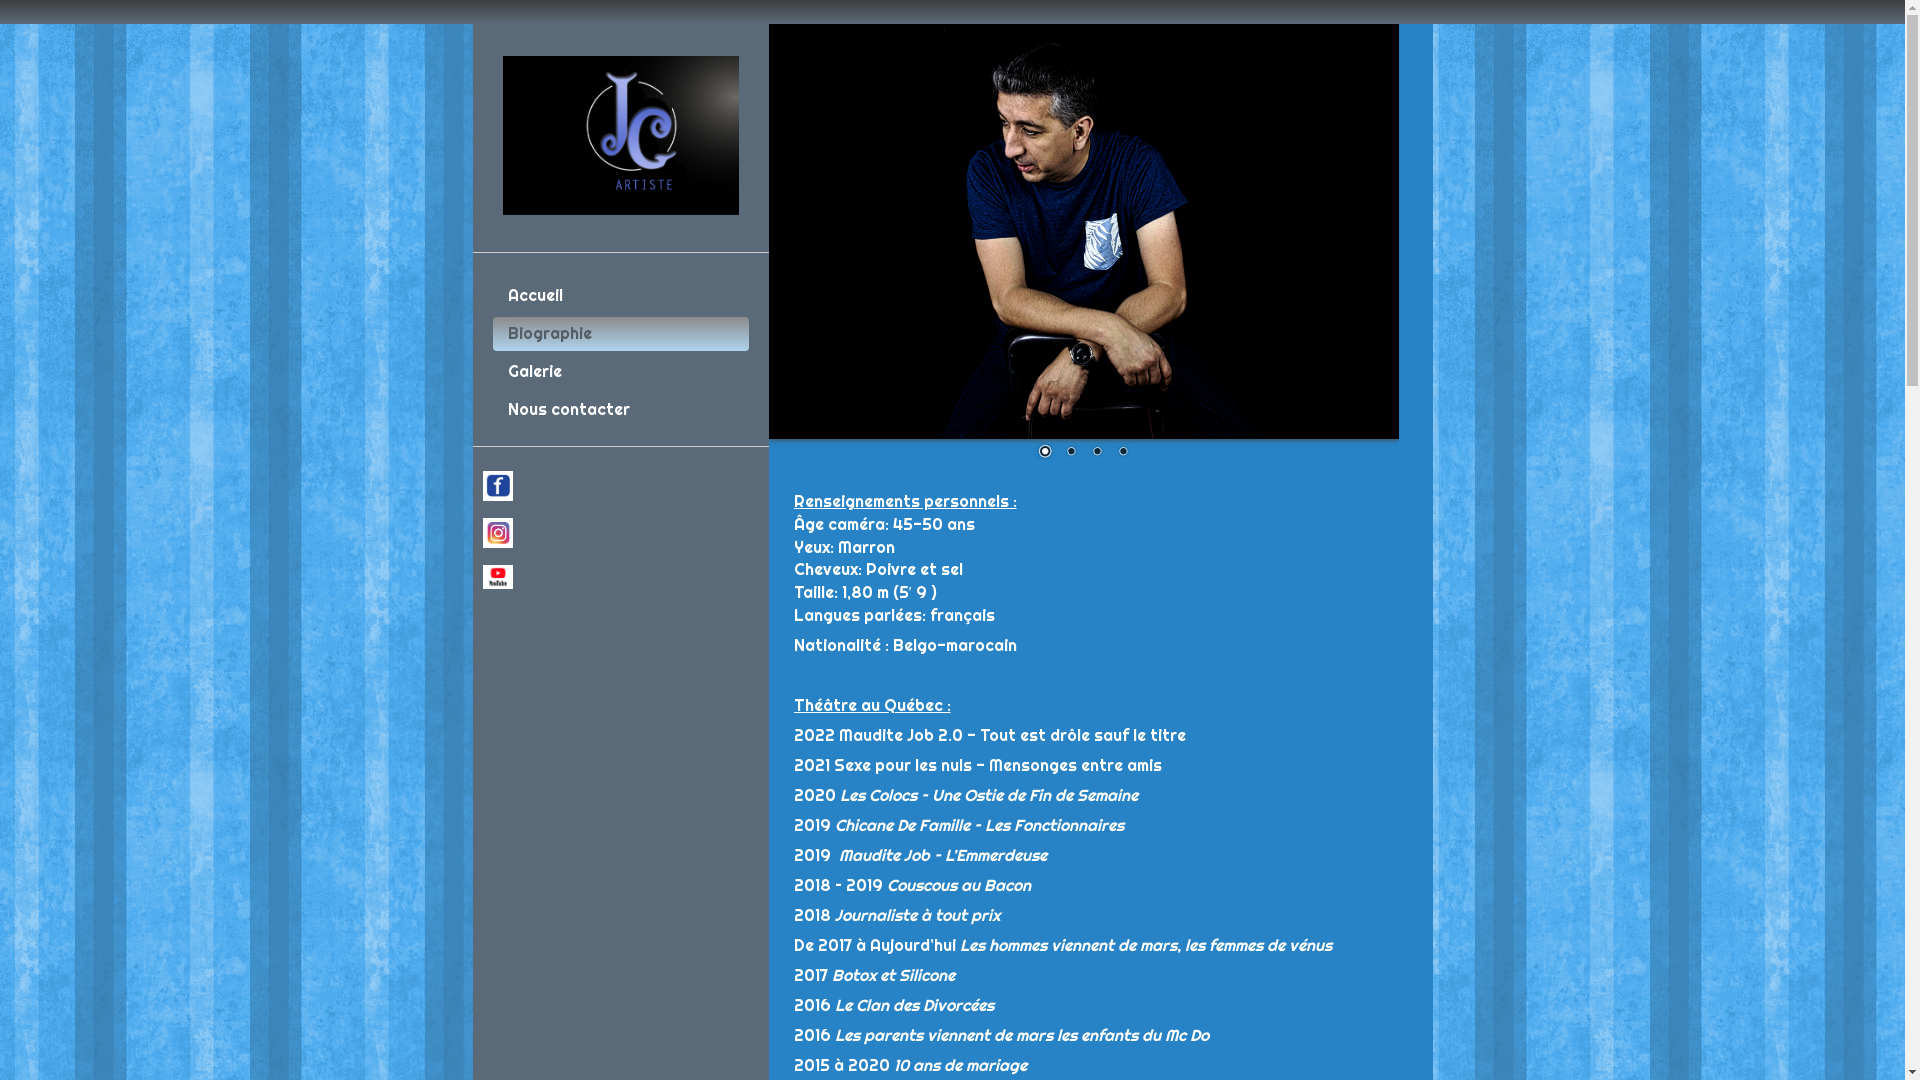 The width and height of the screenshot is (1920, 1080). Describe the element at coordinates (1123, 452) in the screenshot. I see `'4'` at that location.